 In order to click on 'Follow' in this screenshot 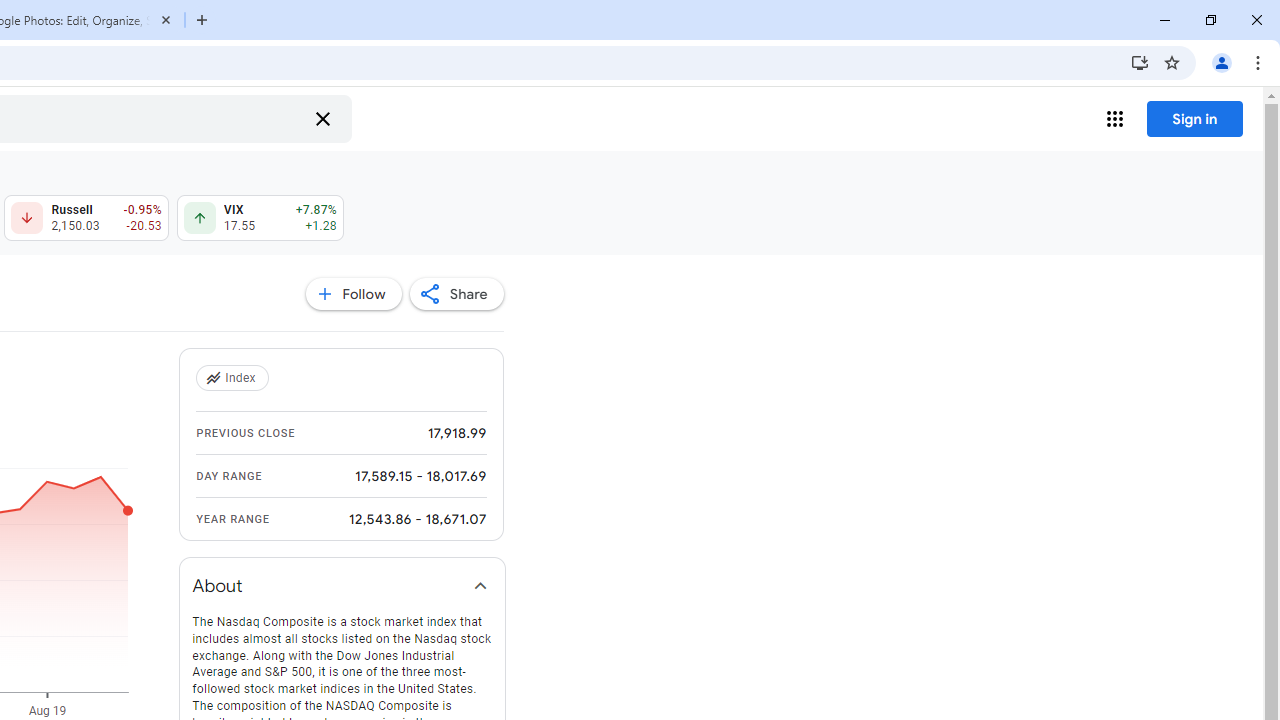, I will do `click(353, 294)`.